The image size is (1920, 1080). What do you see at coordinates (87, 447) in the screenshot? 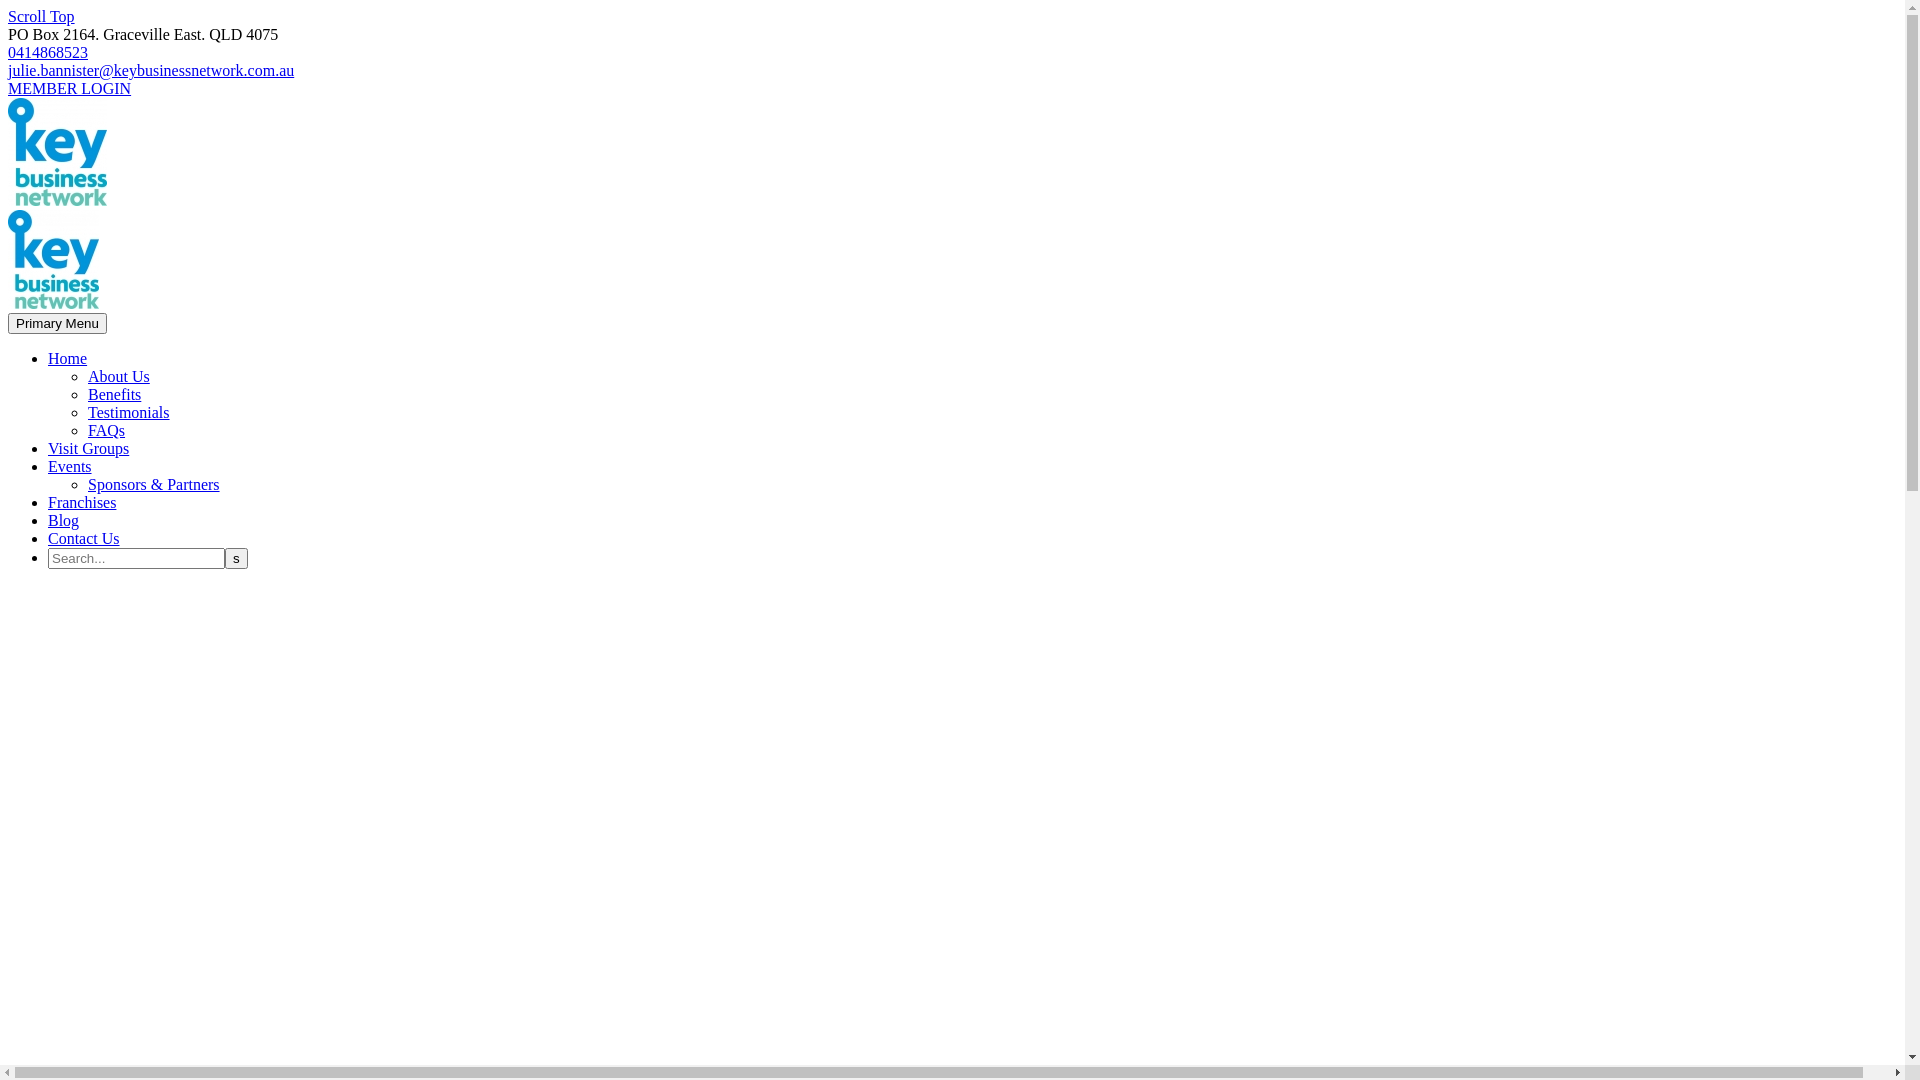
I see `'Visit Groups'` at bounding box center [87, 447].